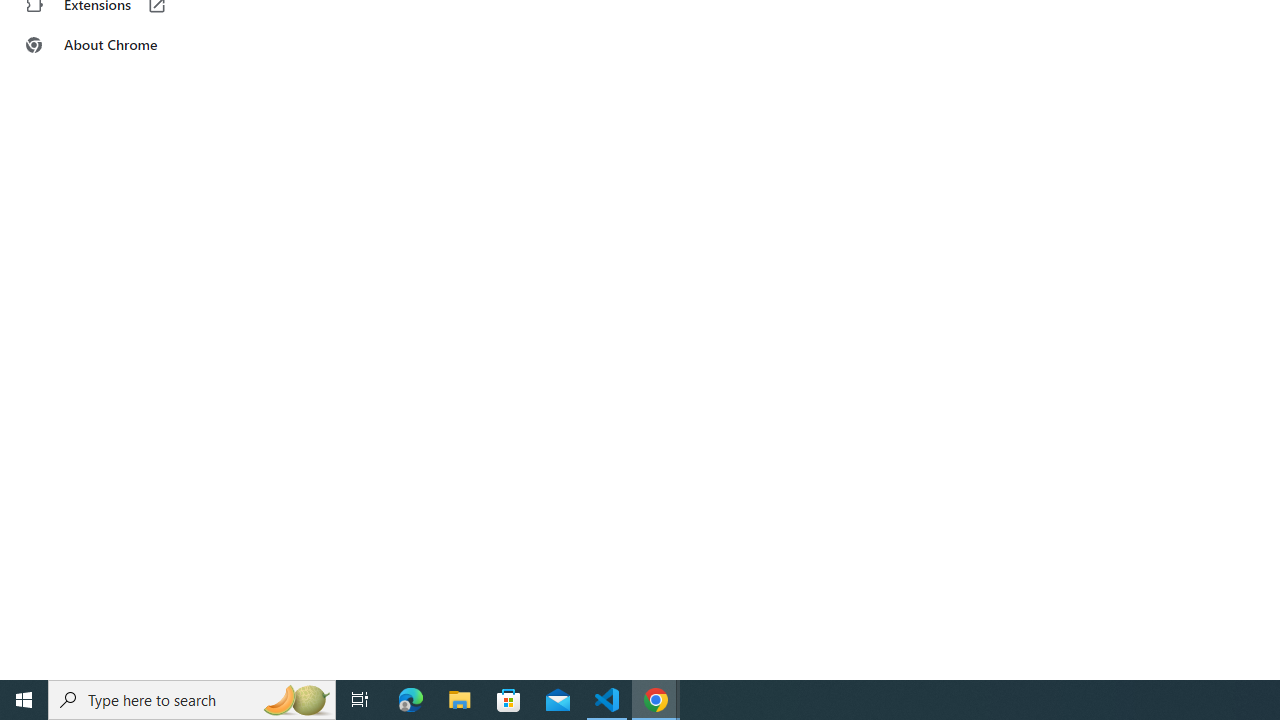 The width and height of the screenshot is (1280, 720). I want to click on 'Google Chrome - 2 running windows', so click(656, 698).